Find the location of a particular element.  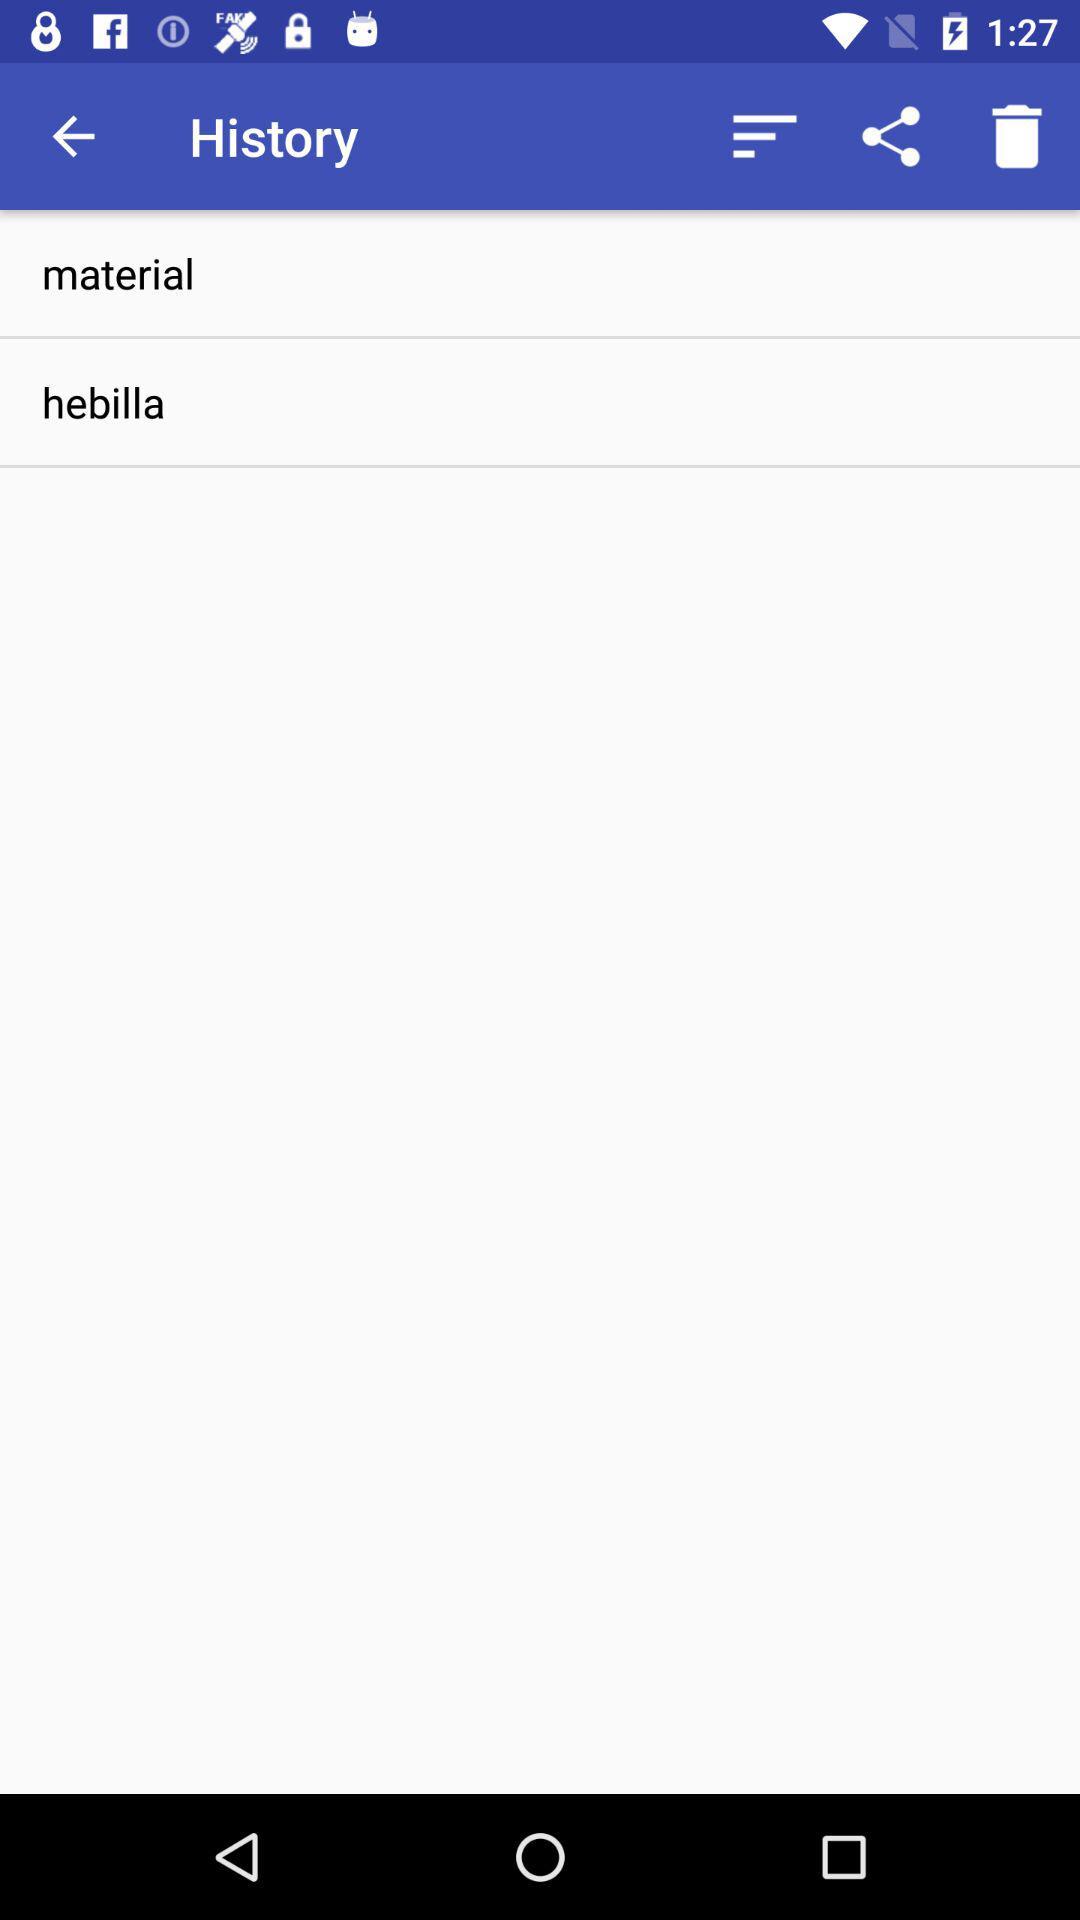

icon above material item is located at coordinates (72, 135).